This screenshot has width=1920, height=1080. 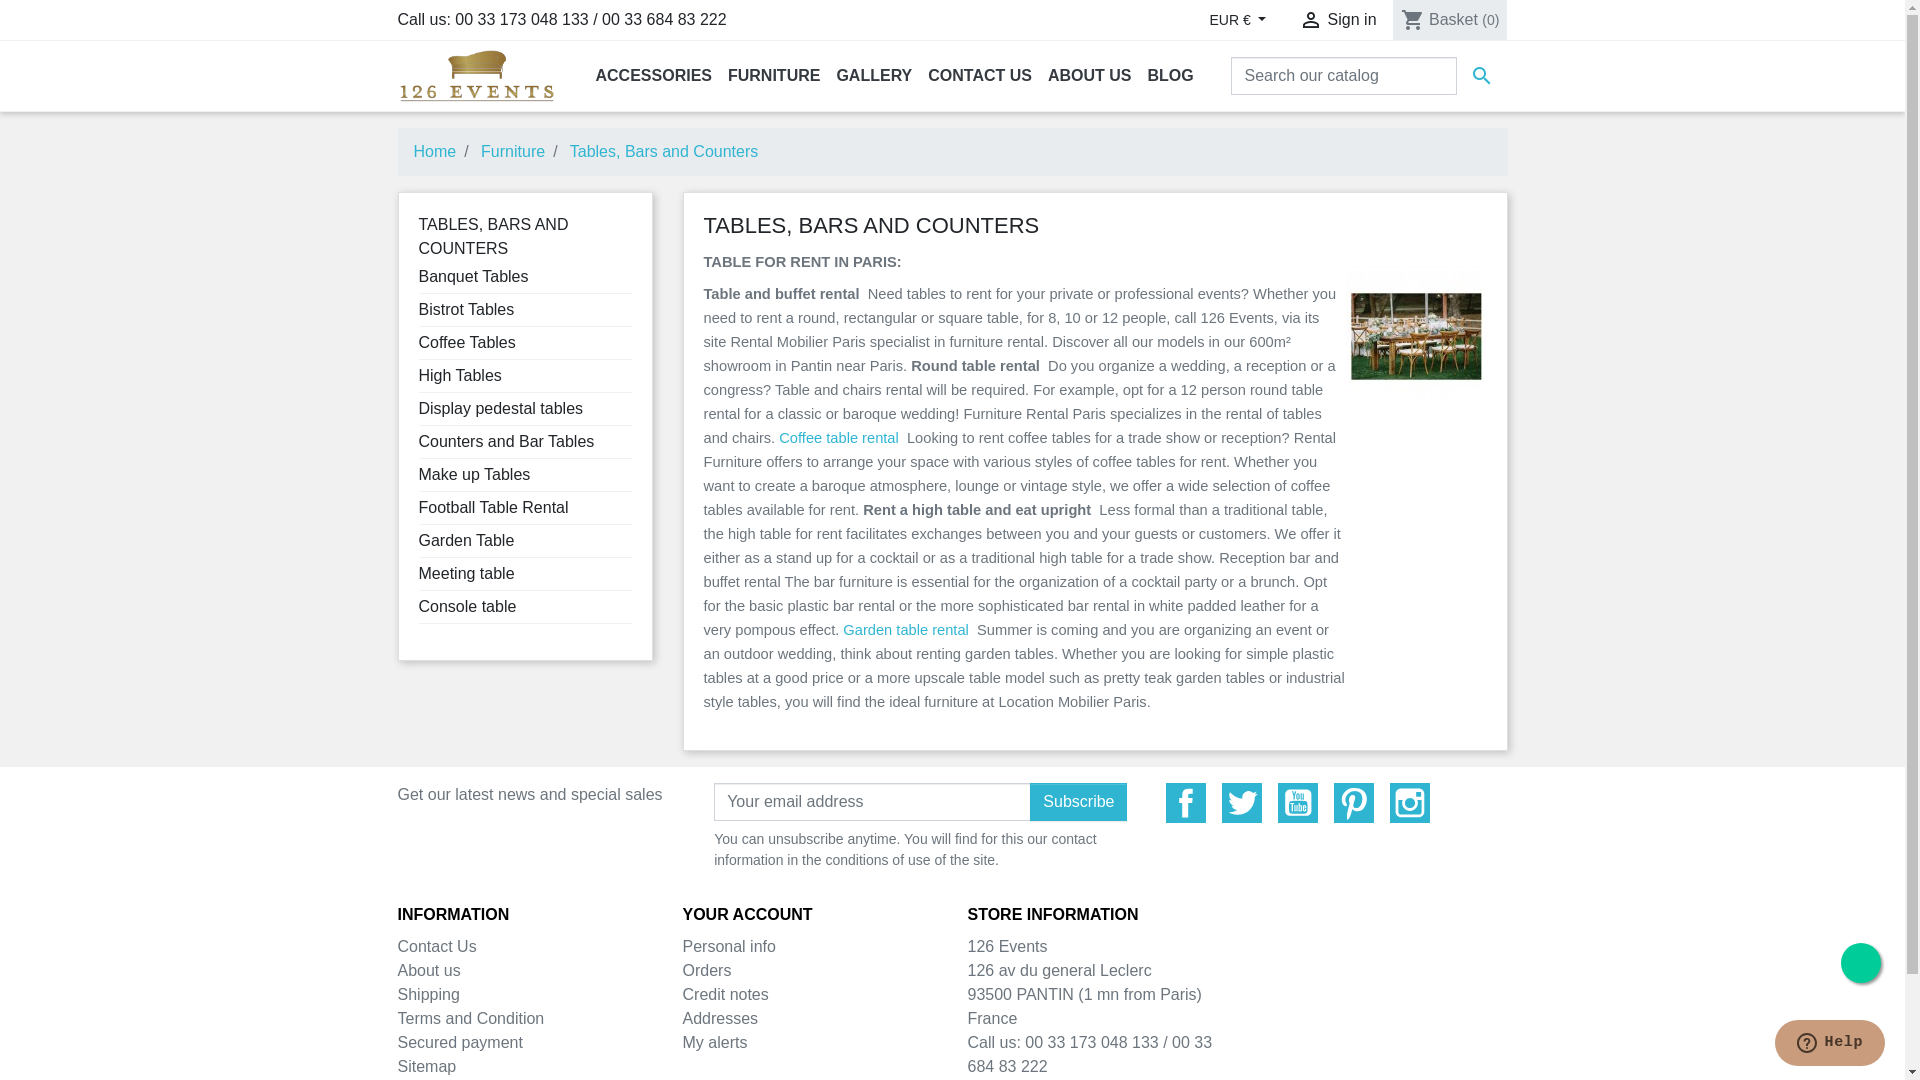 What do you see at coordinates (714, 1041) in the screenshot?
I see `'My alerts'` at bounding box center [714, 1041].